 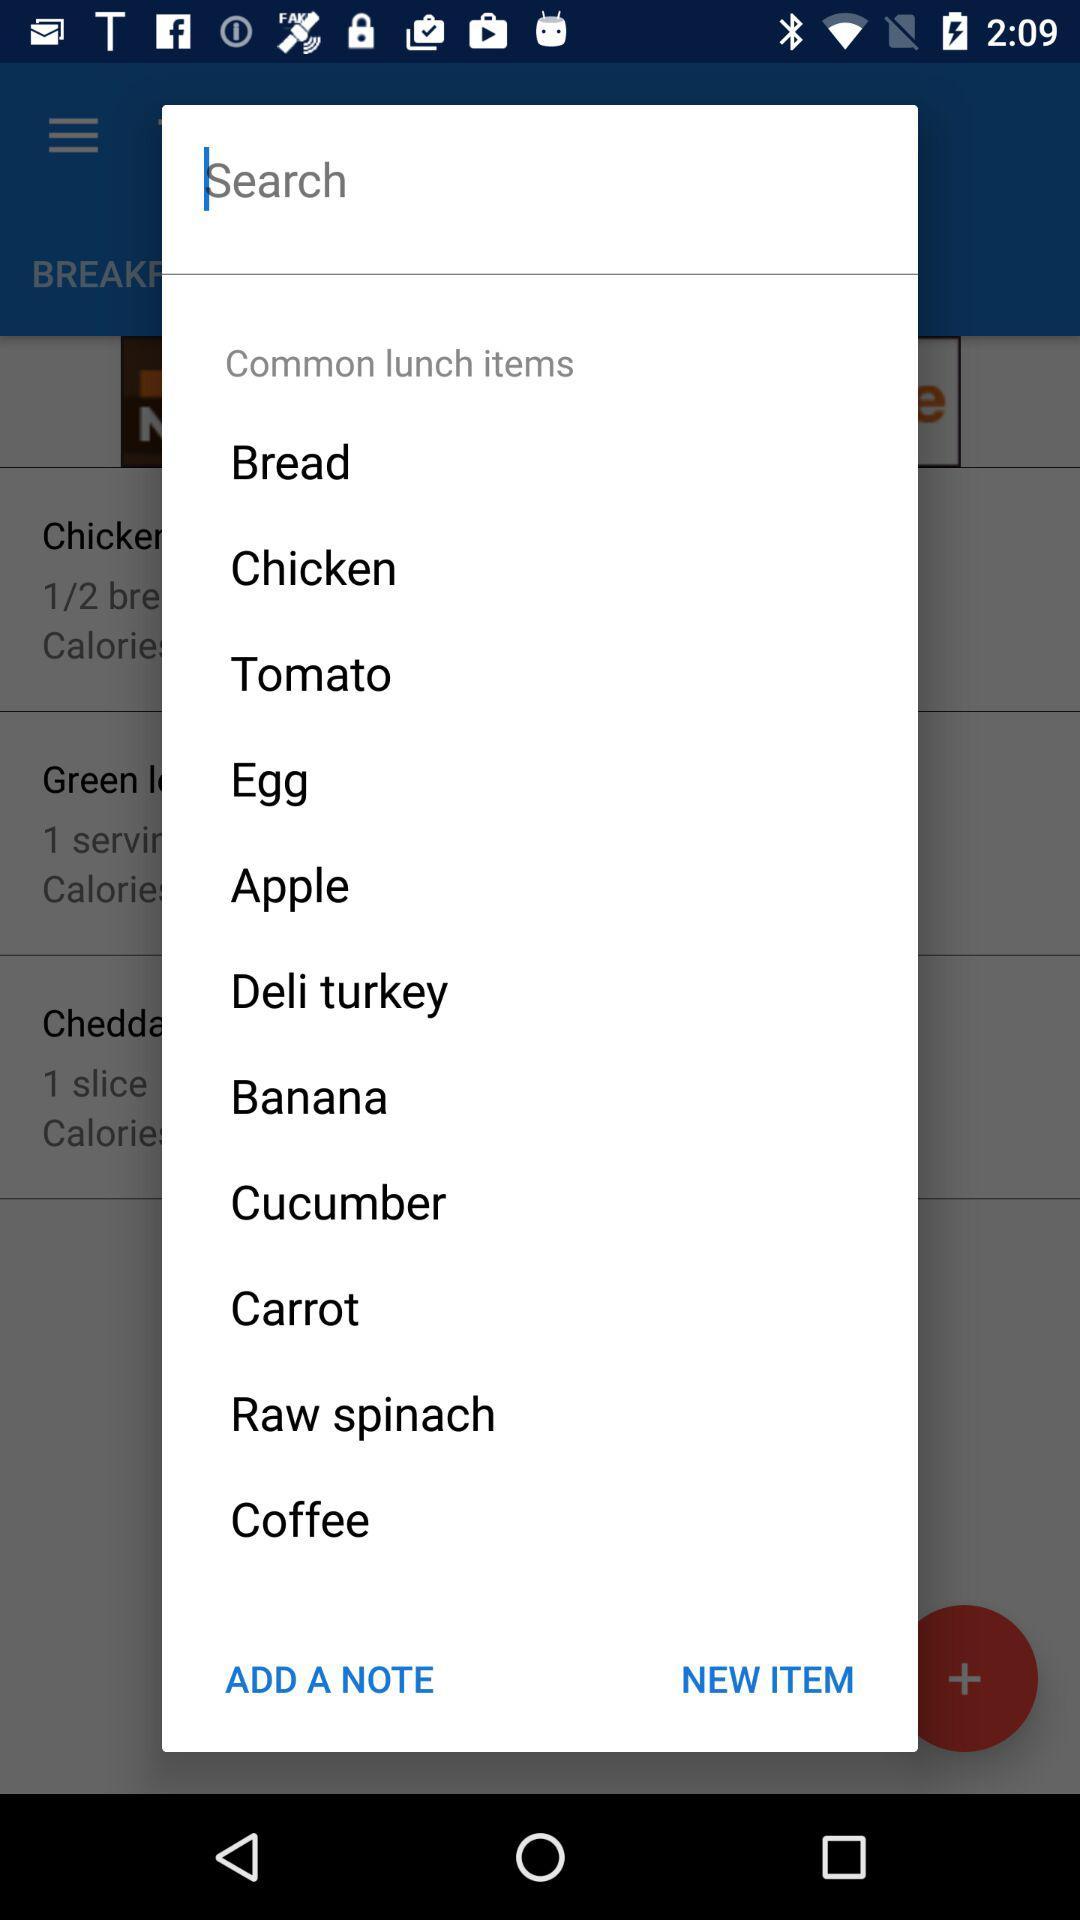 I want to click on the icon next to the add a note item, so click(x=766, y=1678).